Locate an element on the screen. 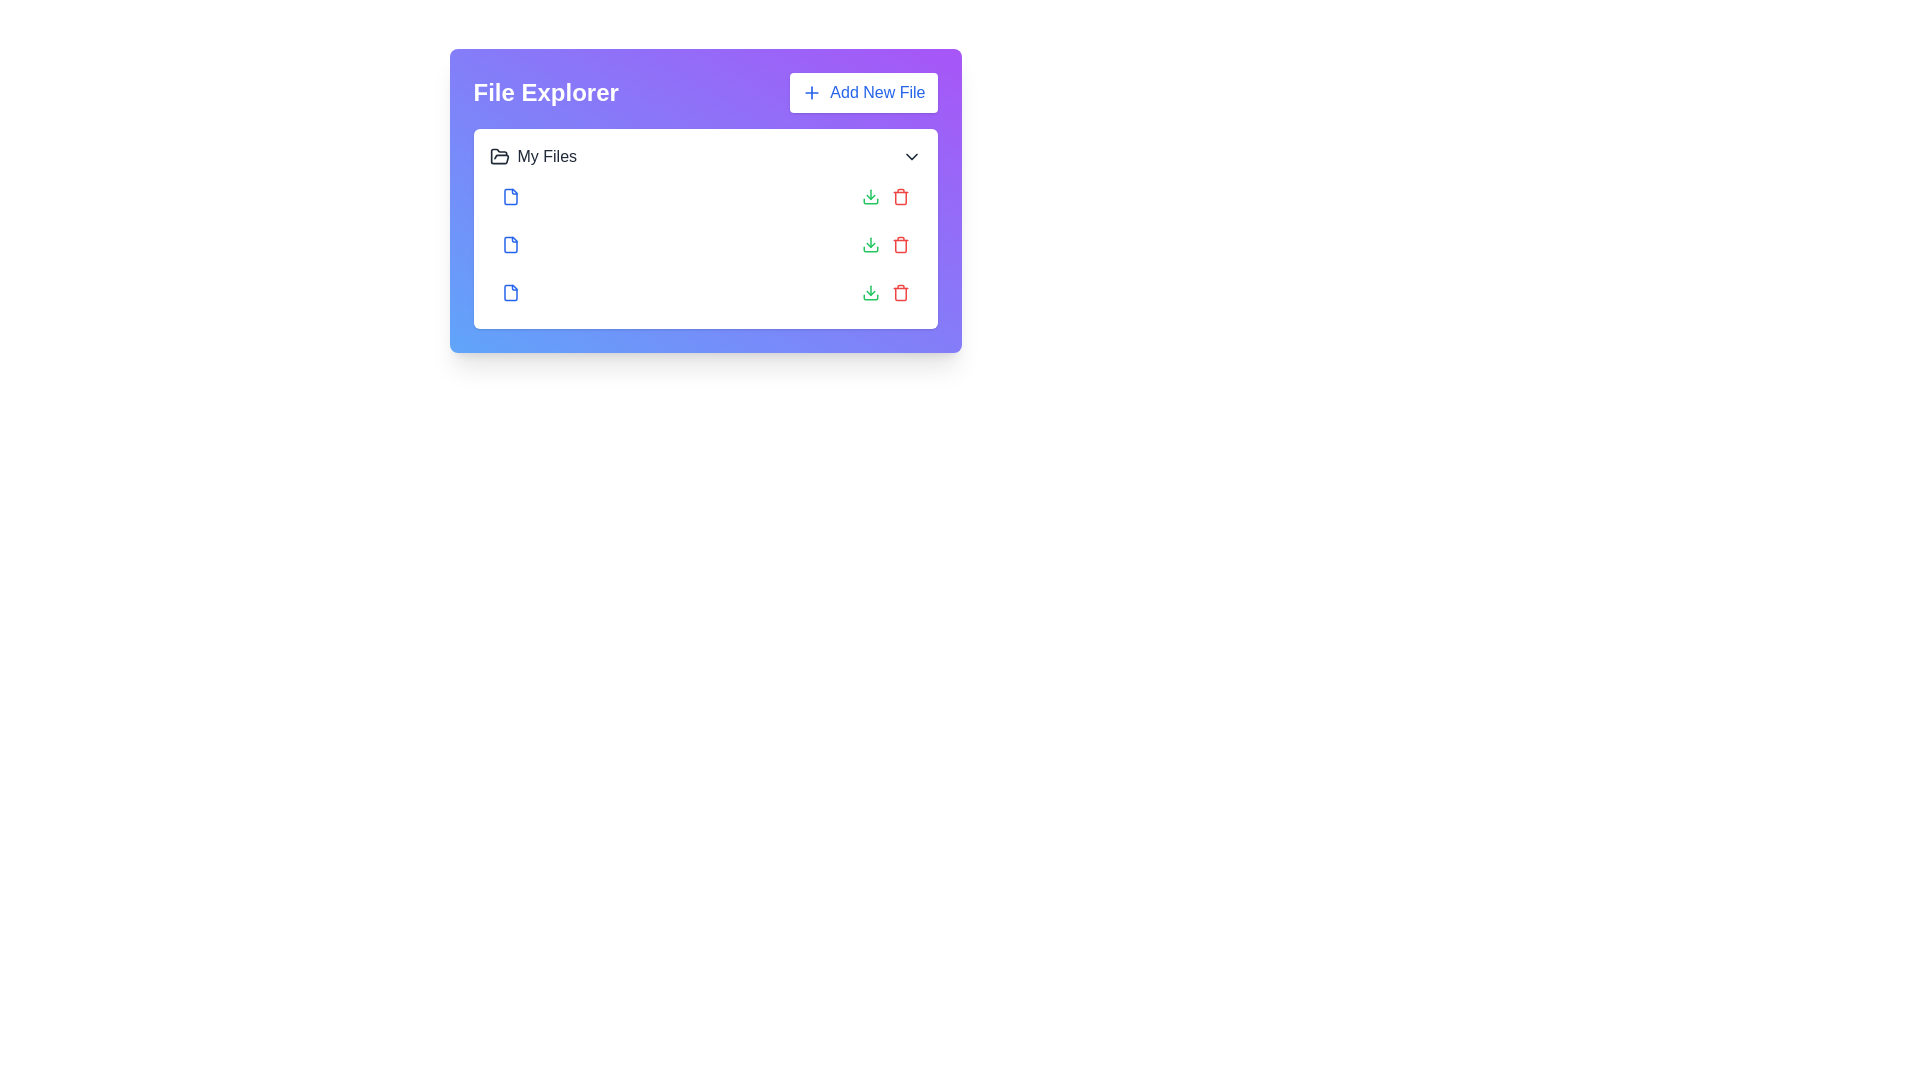 The width and height of the screenshot is (1920, 1080). the File entry label, which is the third item under the 'My Files' section in the File Explorer interface is located at coordinates (575, 293).